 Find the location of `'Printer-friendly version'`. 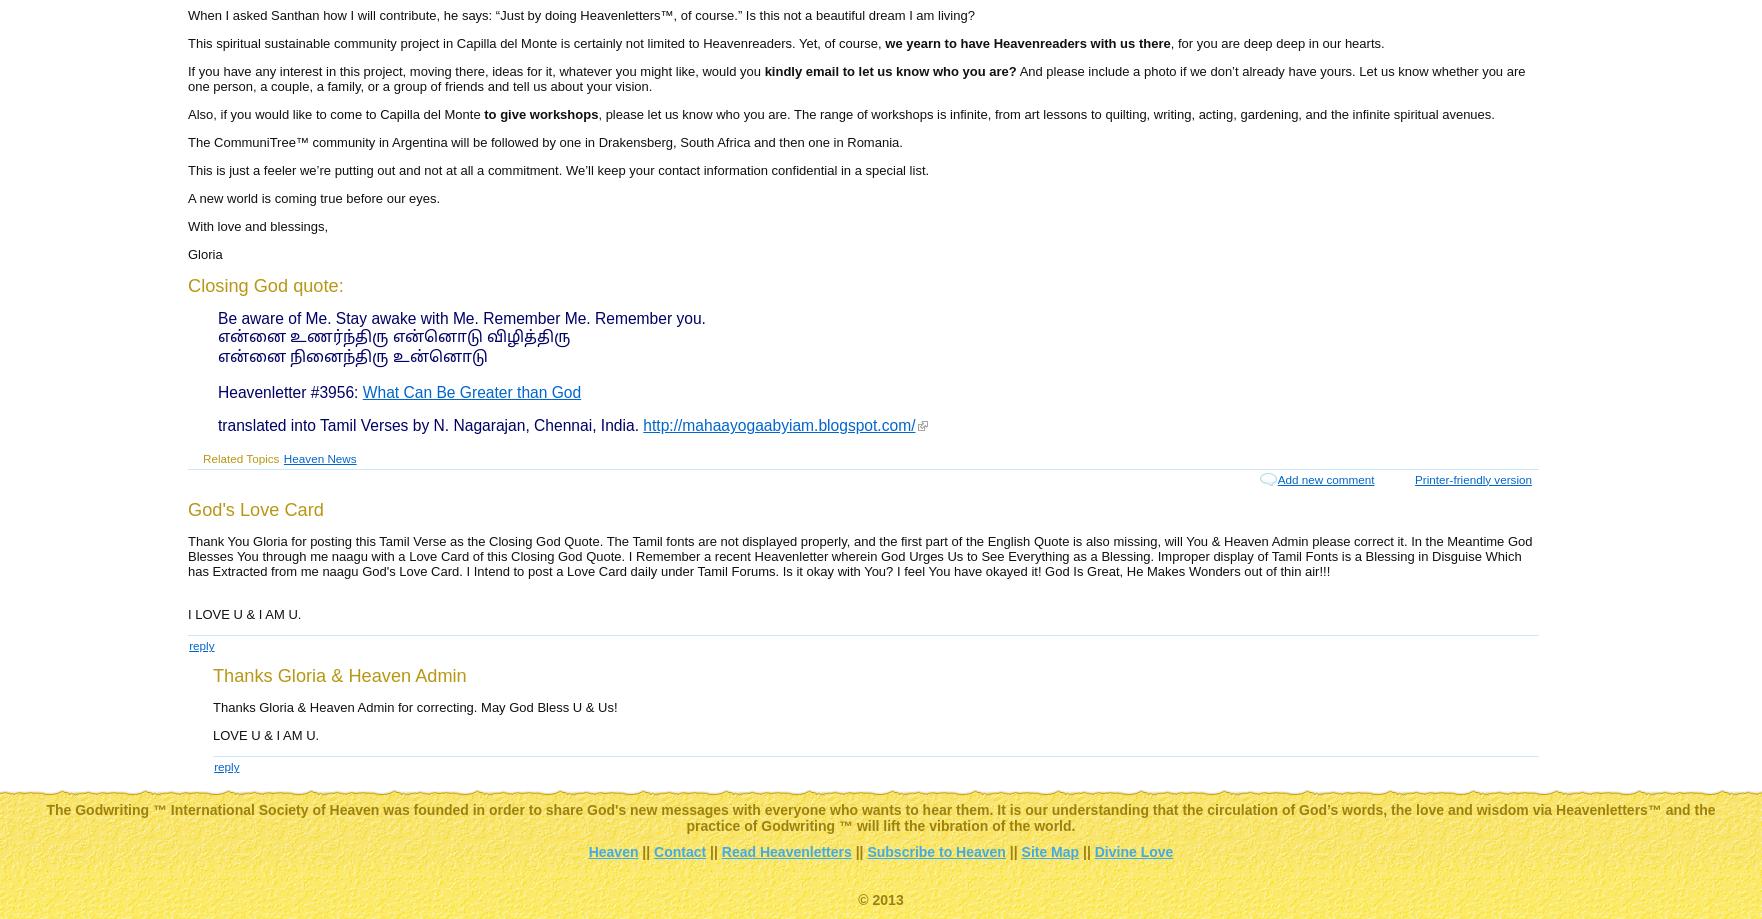

'Printer-friendly version' is located at coordinates (1472, 477).